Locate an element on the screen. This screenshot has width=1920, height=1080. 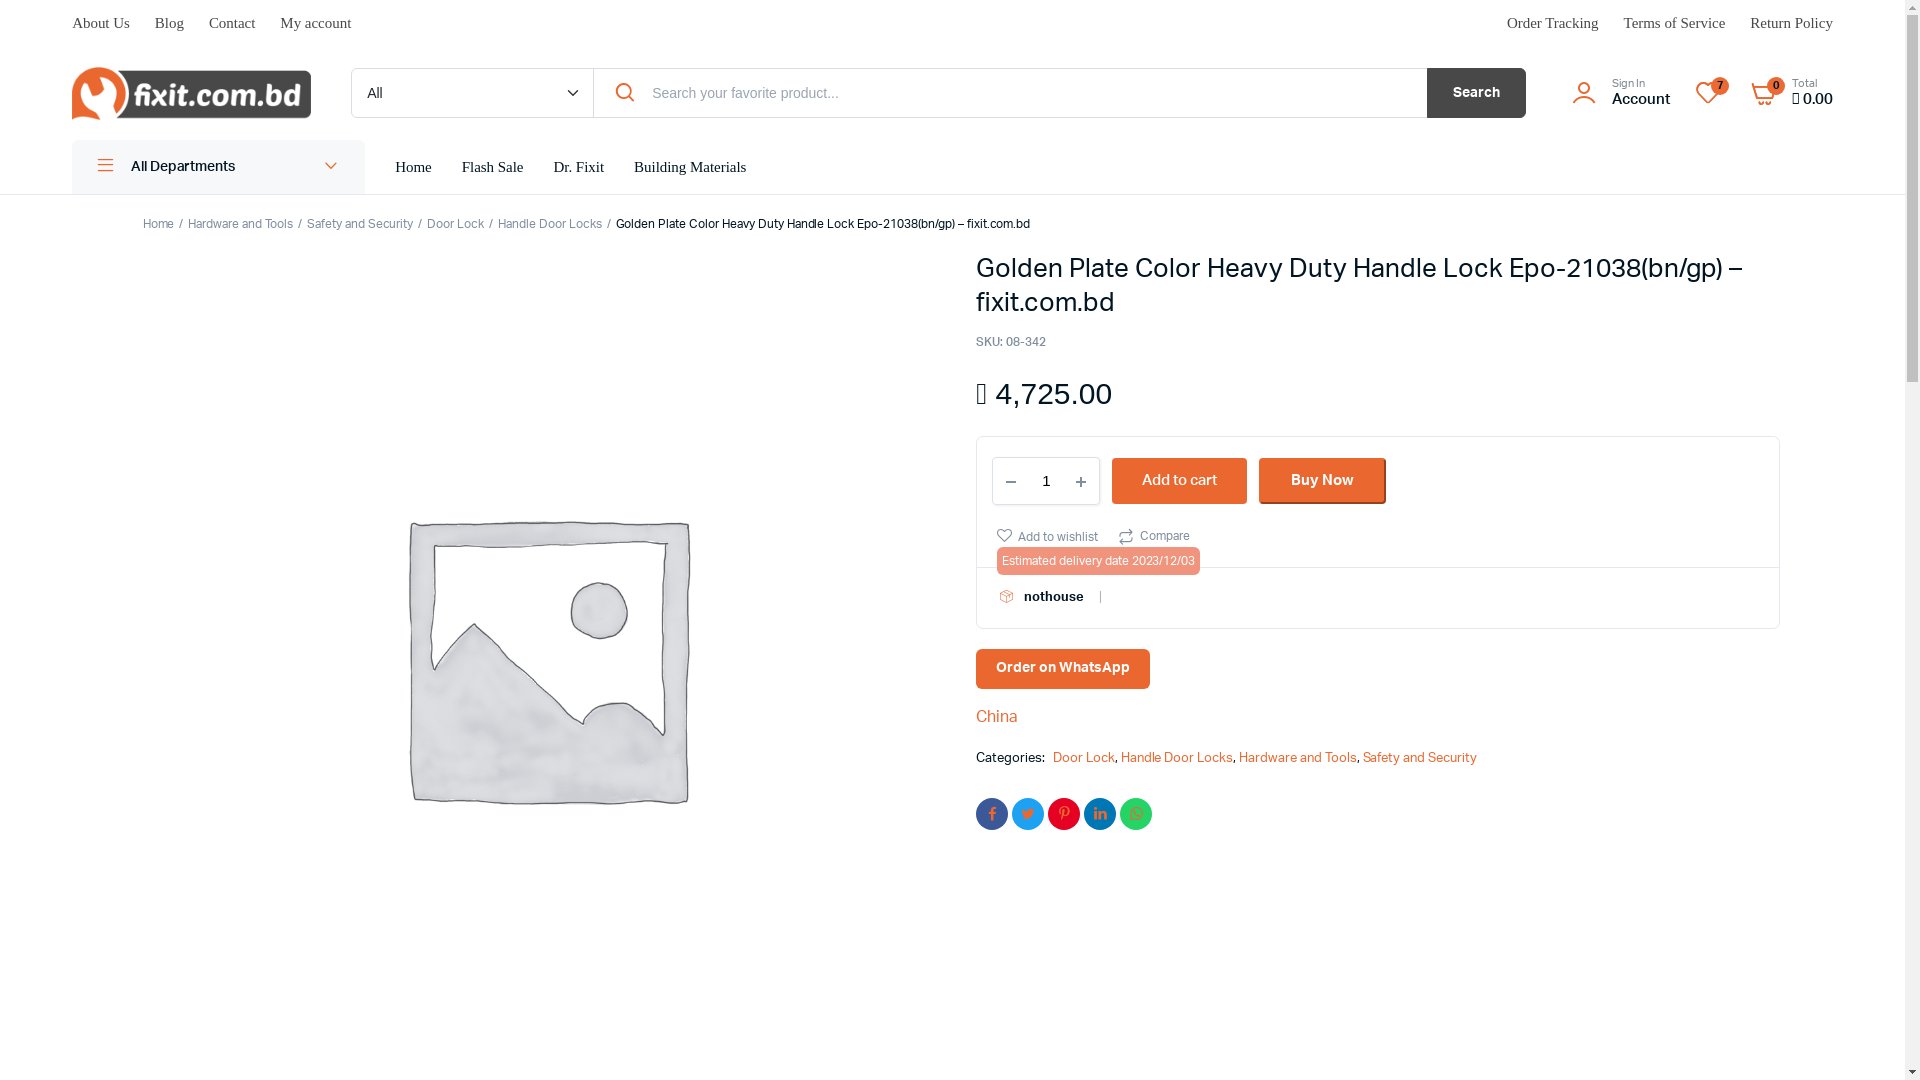
'Safety and Security' is located at coordinates (360, 223).